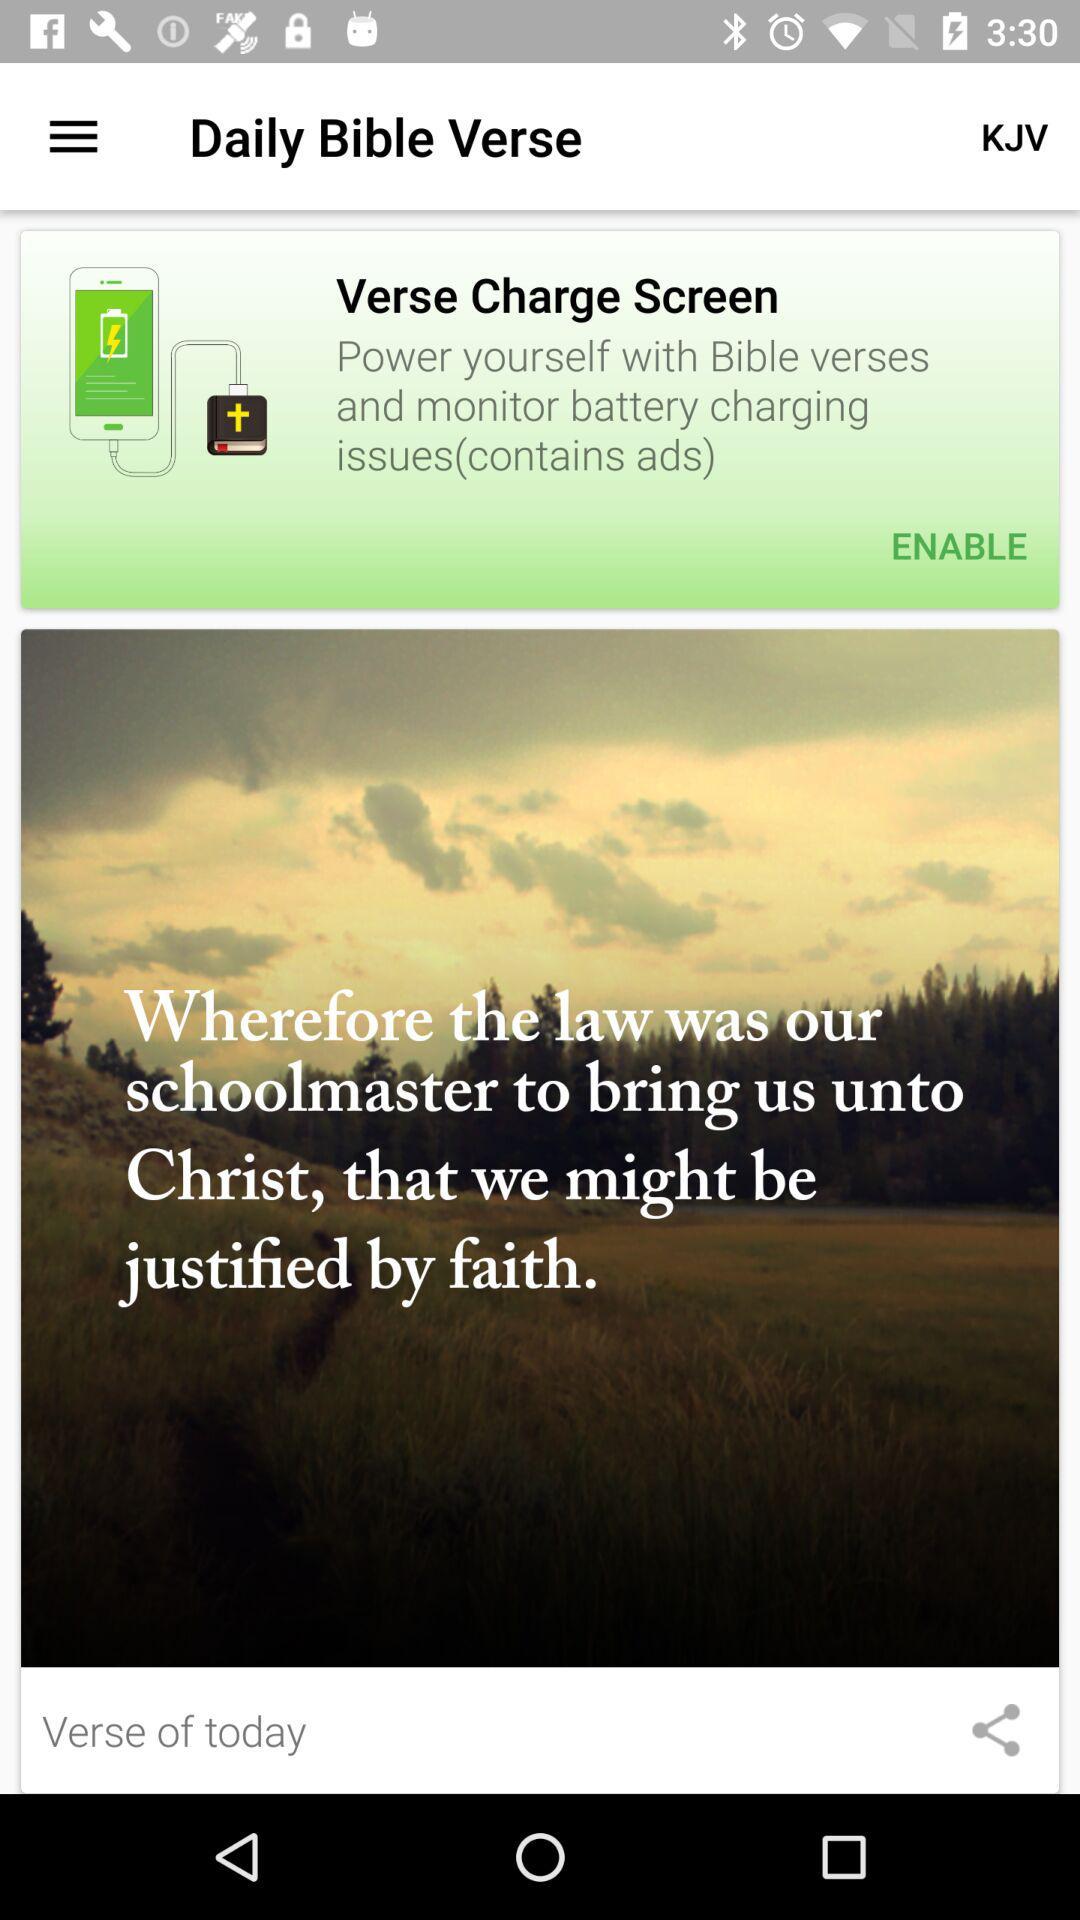 This screenshot has height=1920, width=1080. I want to click on the item next to daily bible verse app, so click(1014, 135).